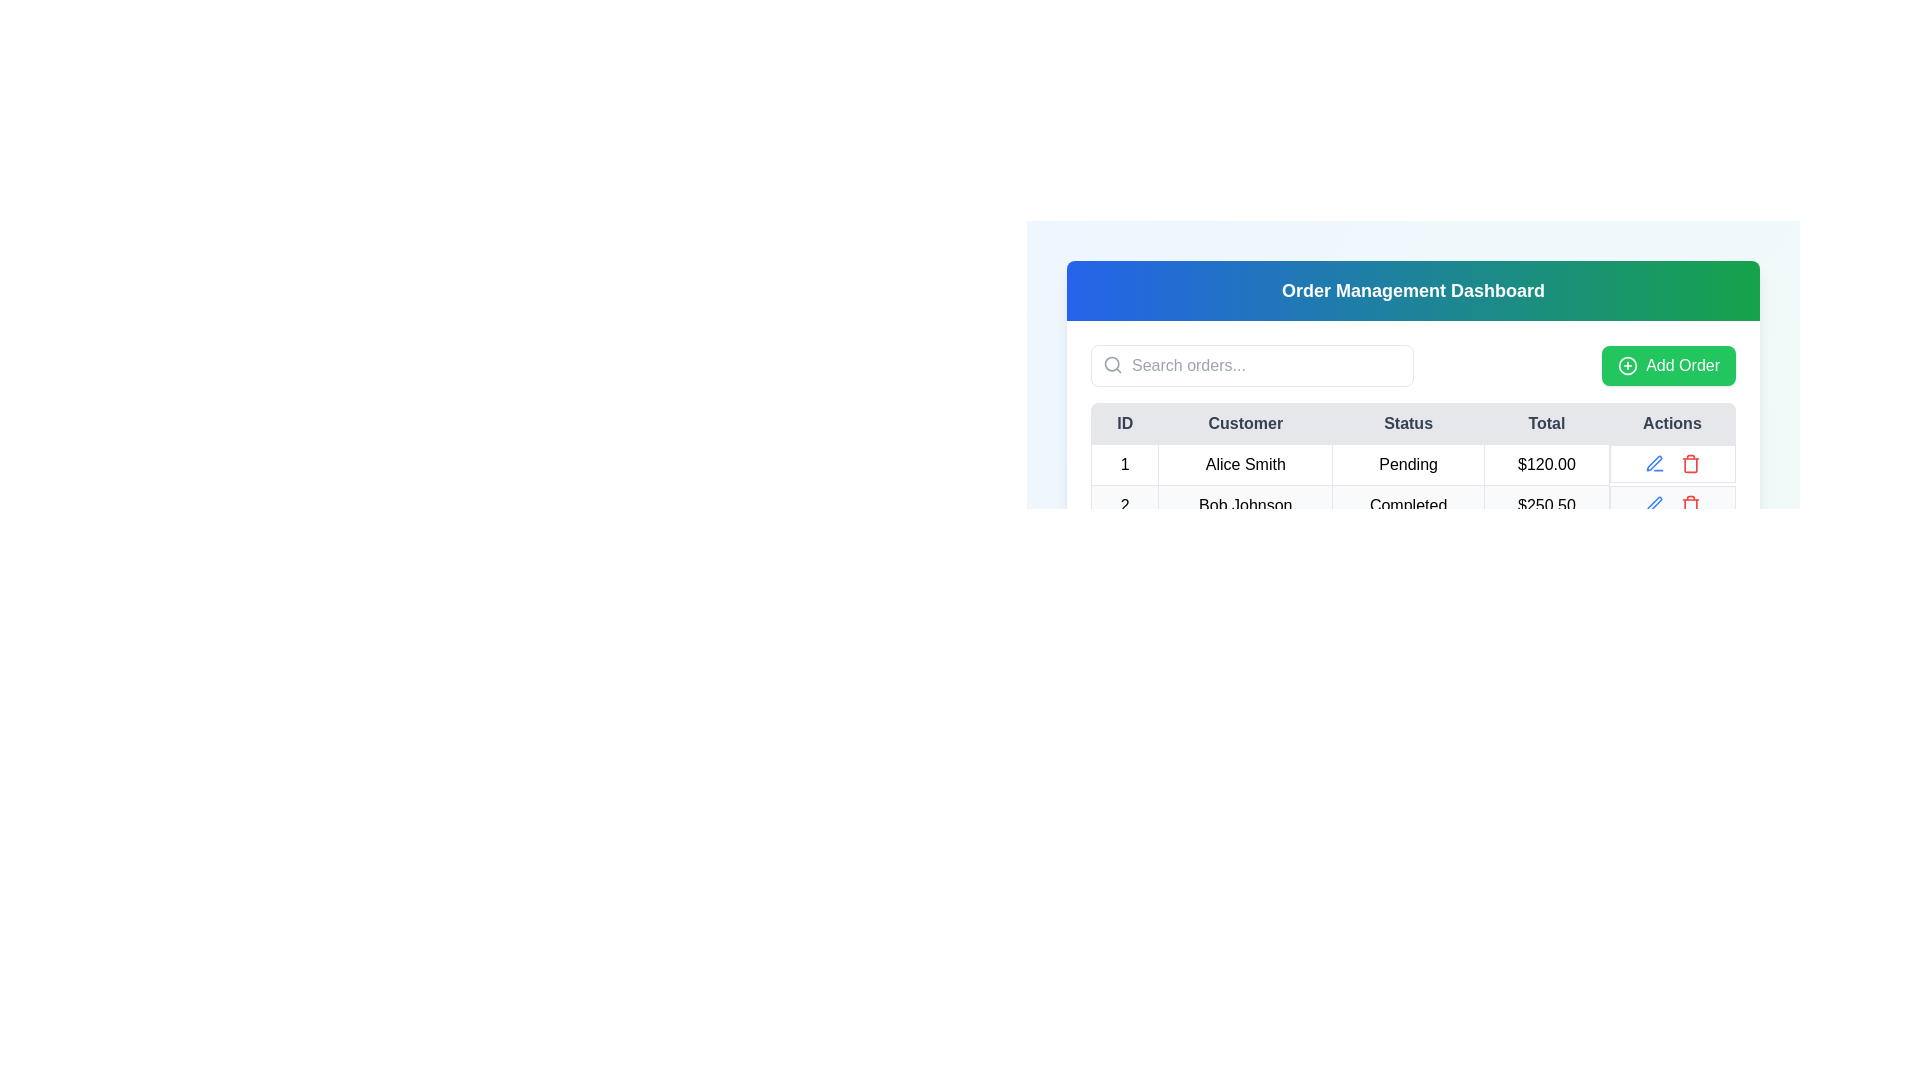  I want to click on the rows of the Interactive data table located below the 'Order Management Dashboard' section, so click(1412, 465).